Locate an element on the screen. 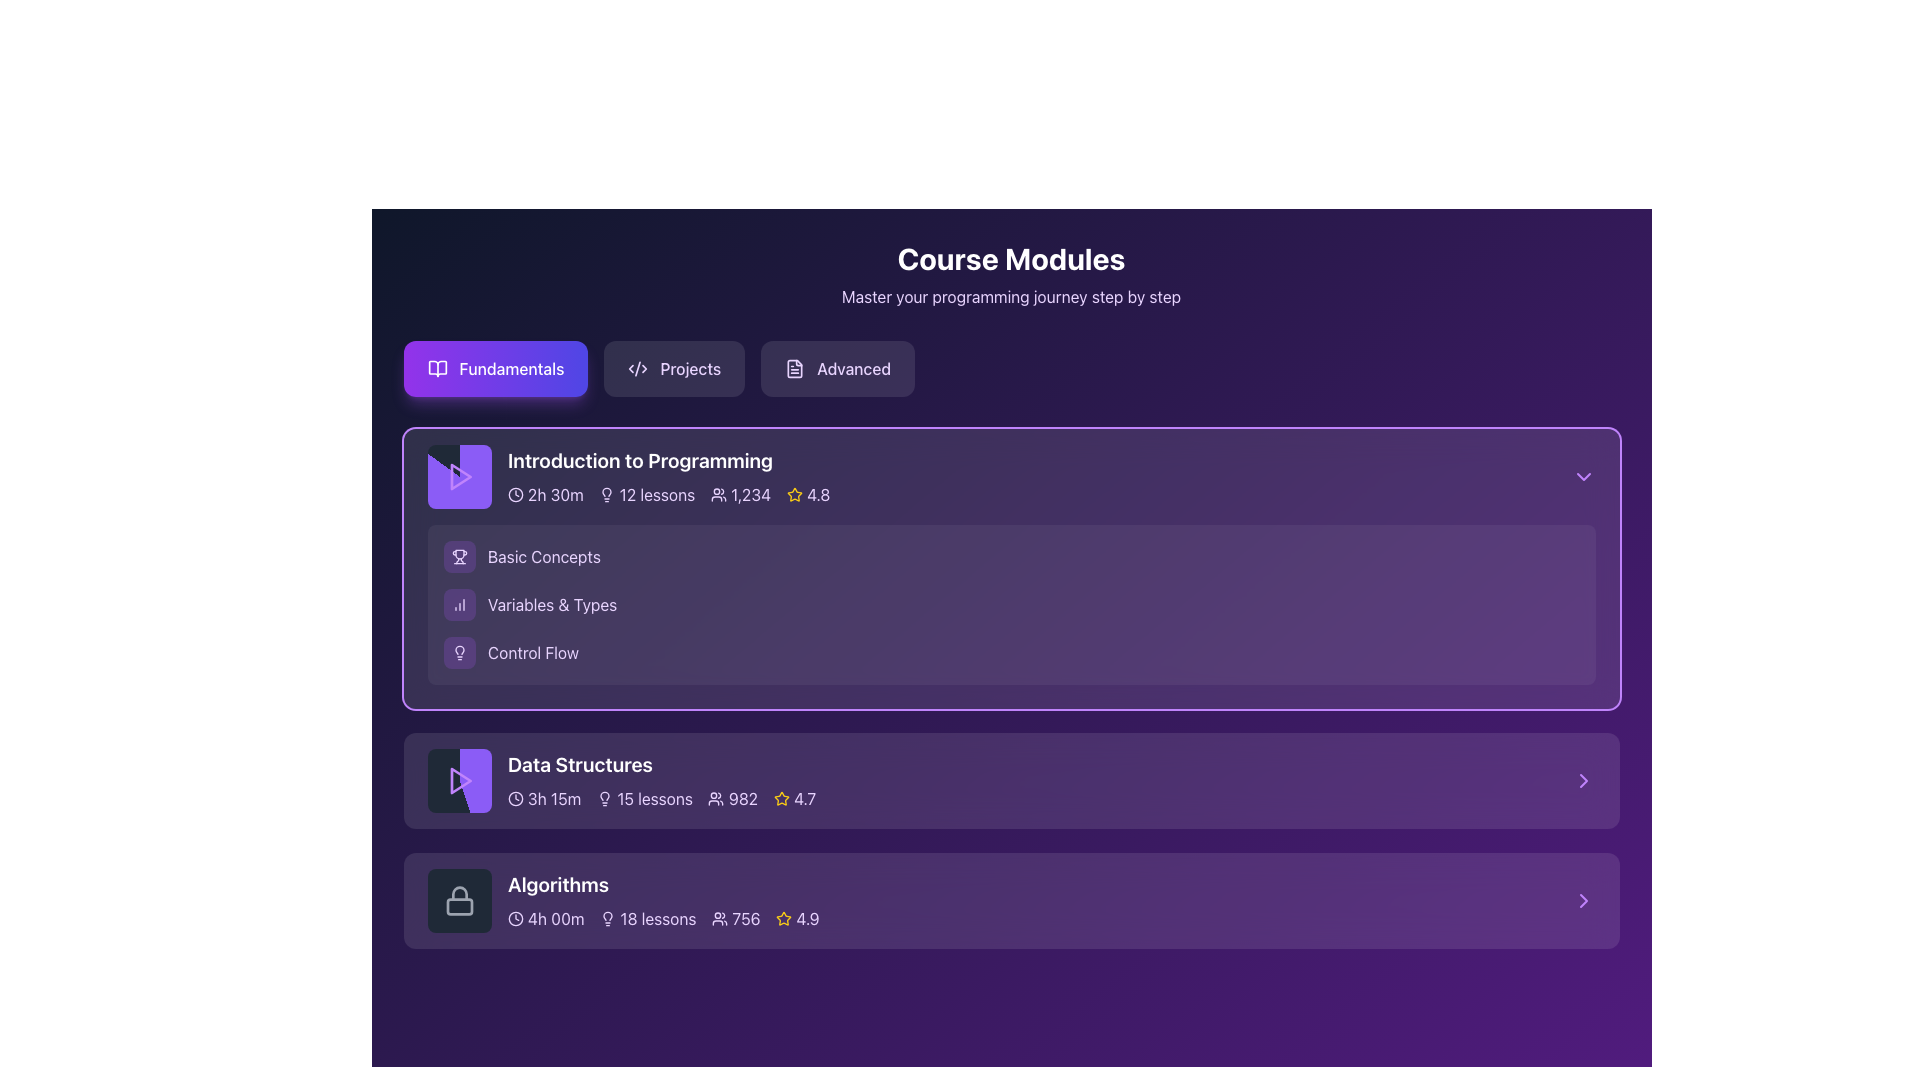 The height and width of the screenshot is (1080, 1920). the third information display group that shows the number of participants for the 'Introduction to Programming' course is located at coordinates (739, 494).